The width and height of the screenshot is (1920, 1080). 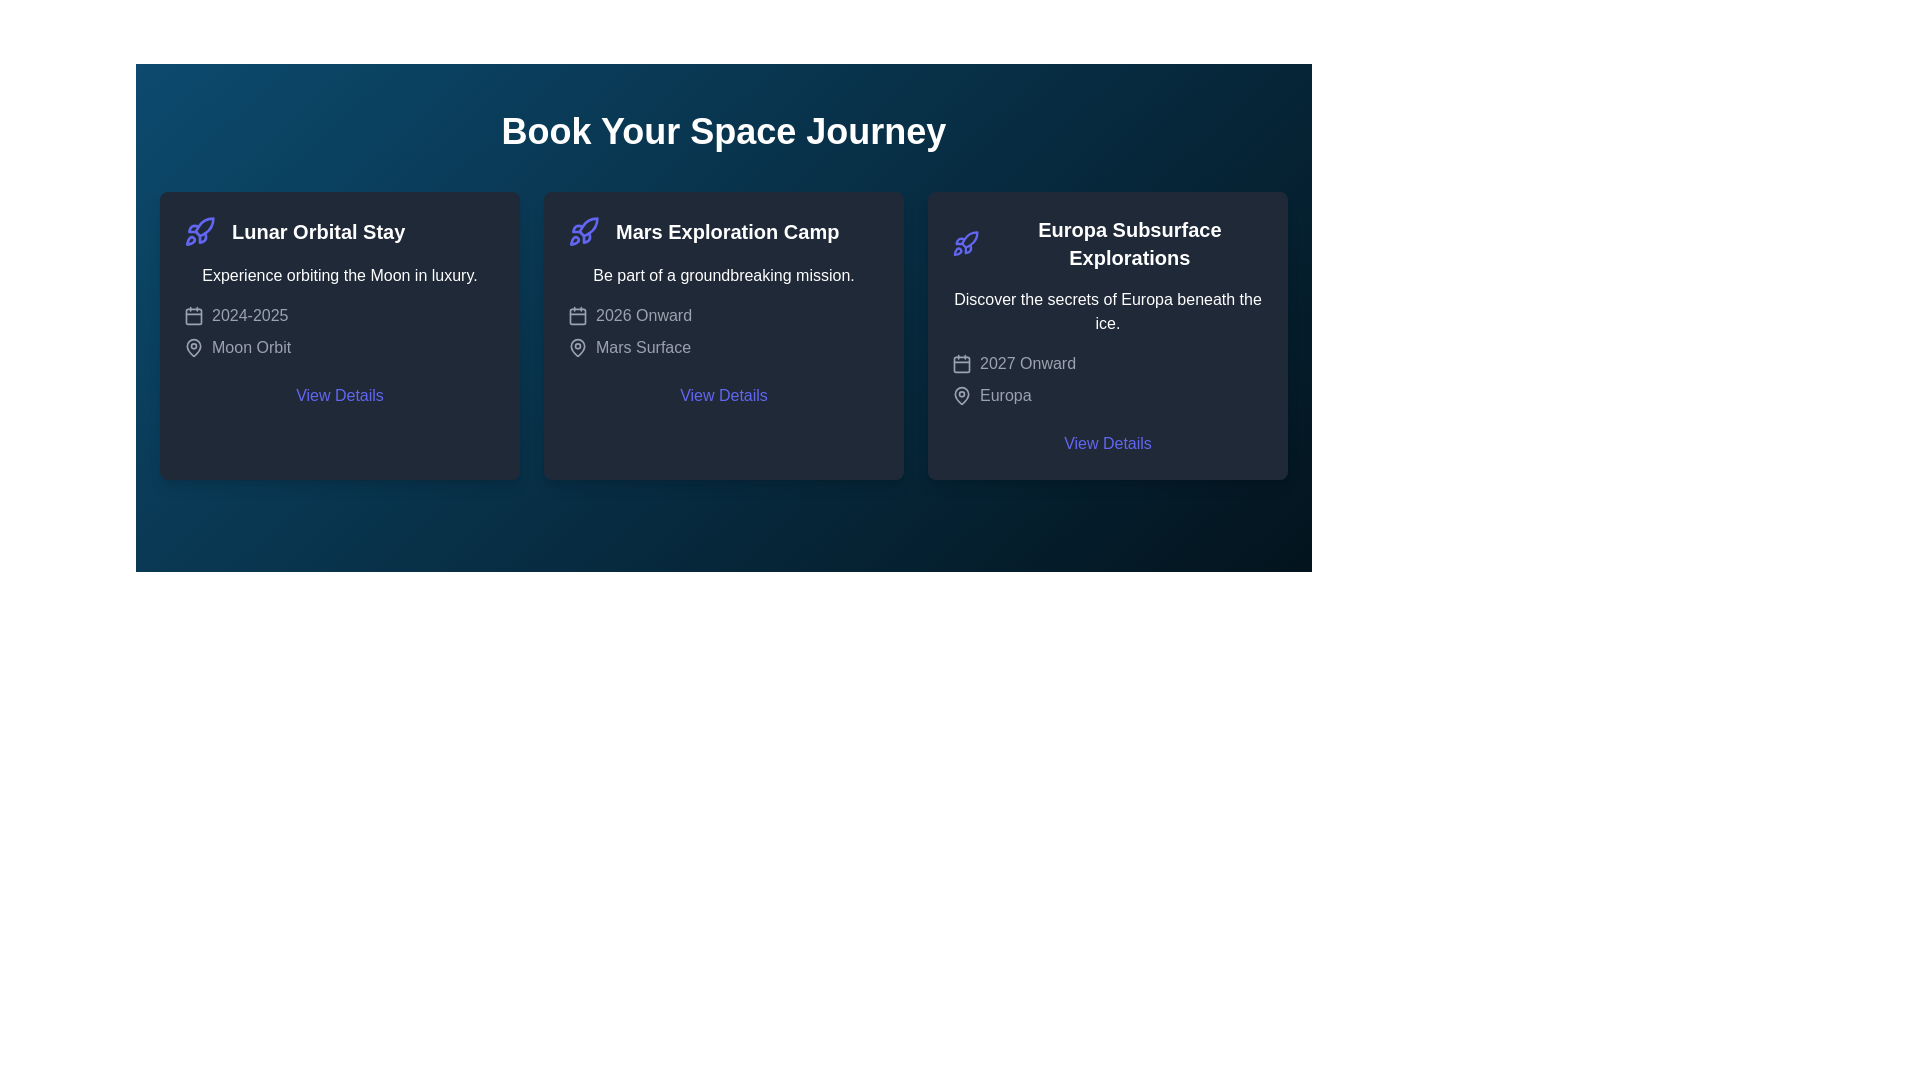 What do you see at coordinates (576, 315) in the screenshot?
I see `the gray calendar icon with round edges located in the second card titled 'Mars Exploration Camp', positioned to the left of '2026 Onward' and above 'Mars Surface'` at bounding box center [576, 315].